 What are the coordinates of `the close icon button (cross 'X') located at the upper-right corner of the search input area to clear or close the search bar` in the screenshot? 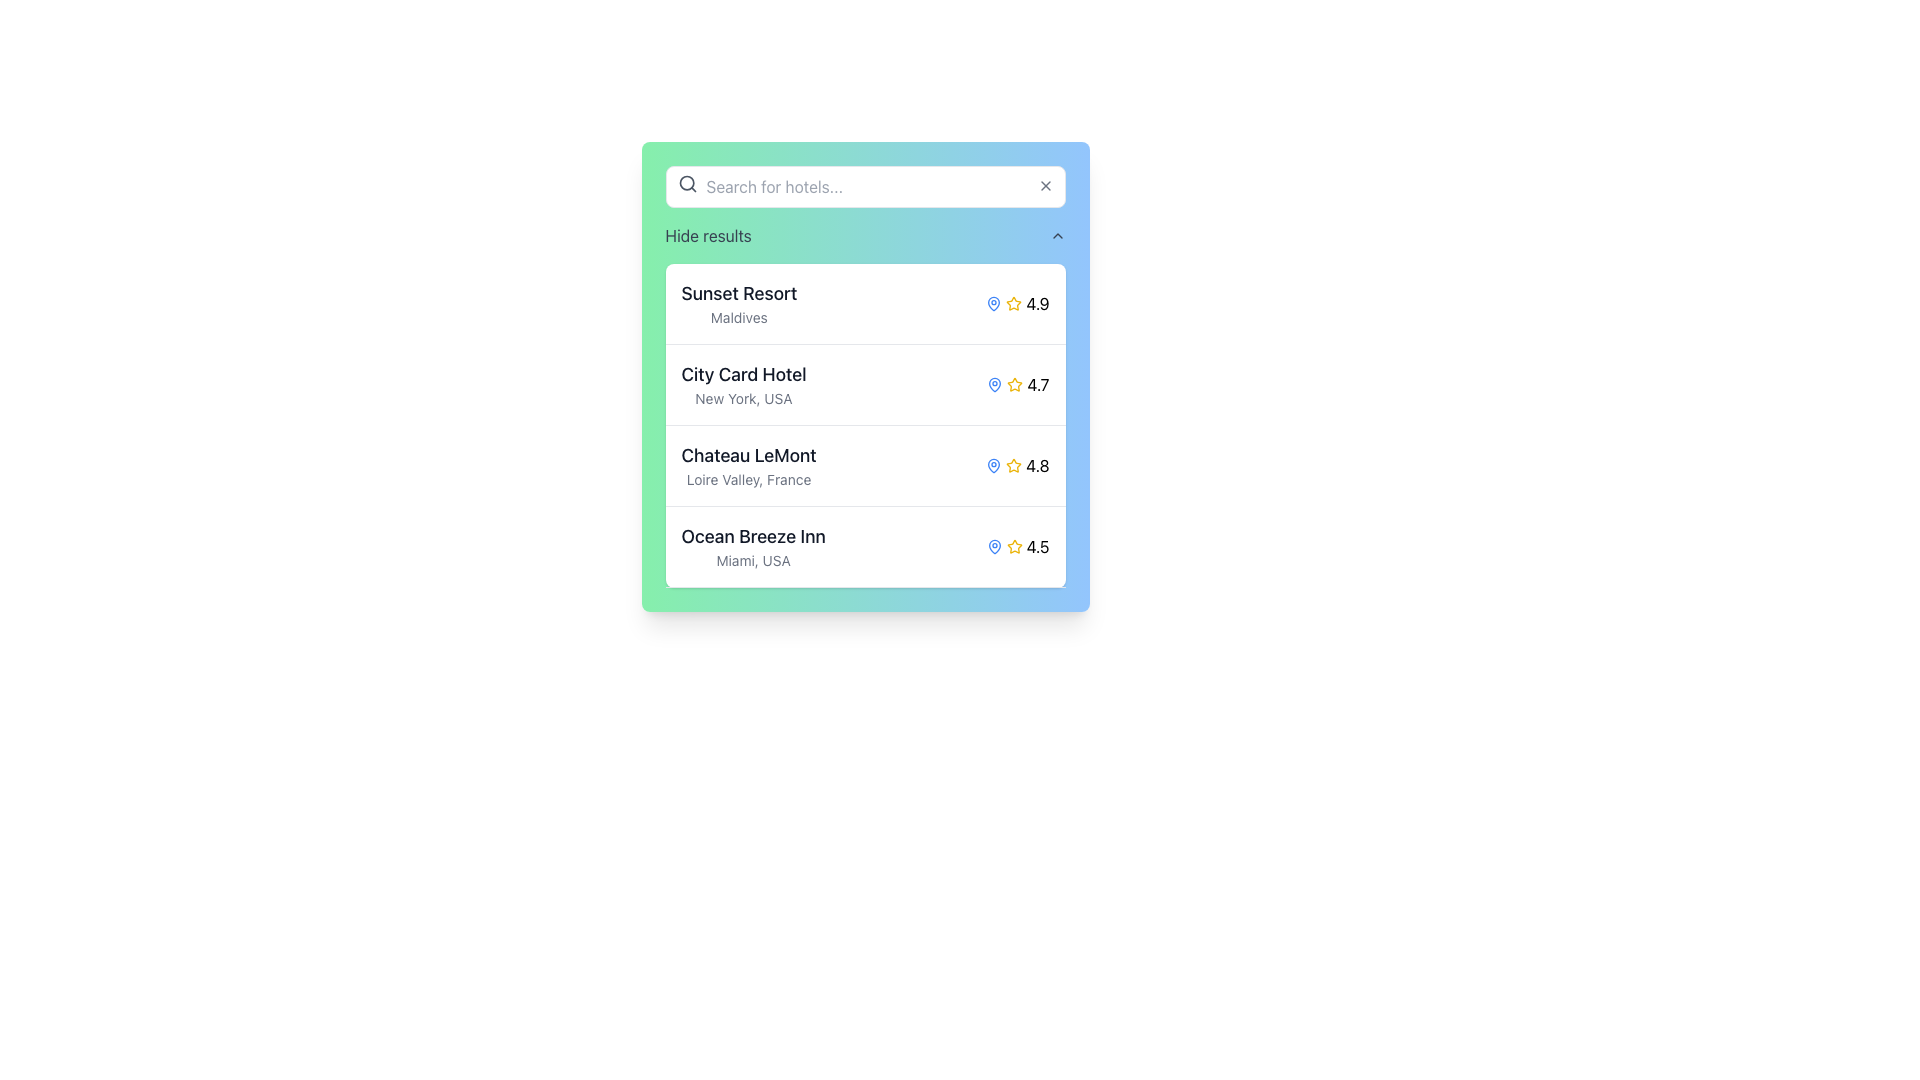 It's located at (1044, 185).